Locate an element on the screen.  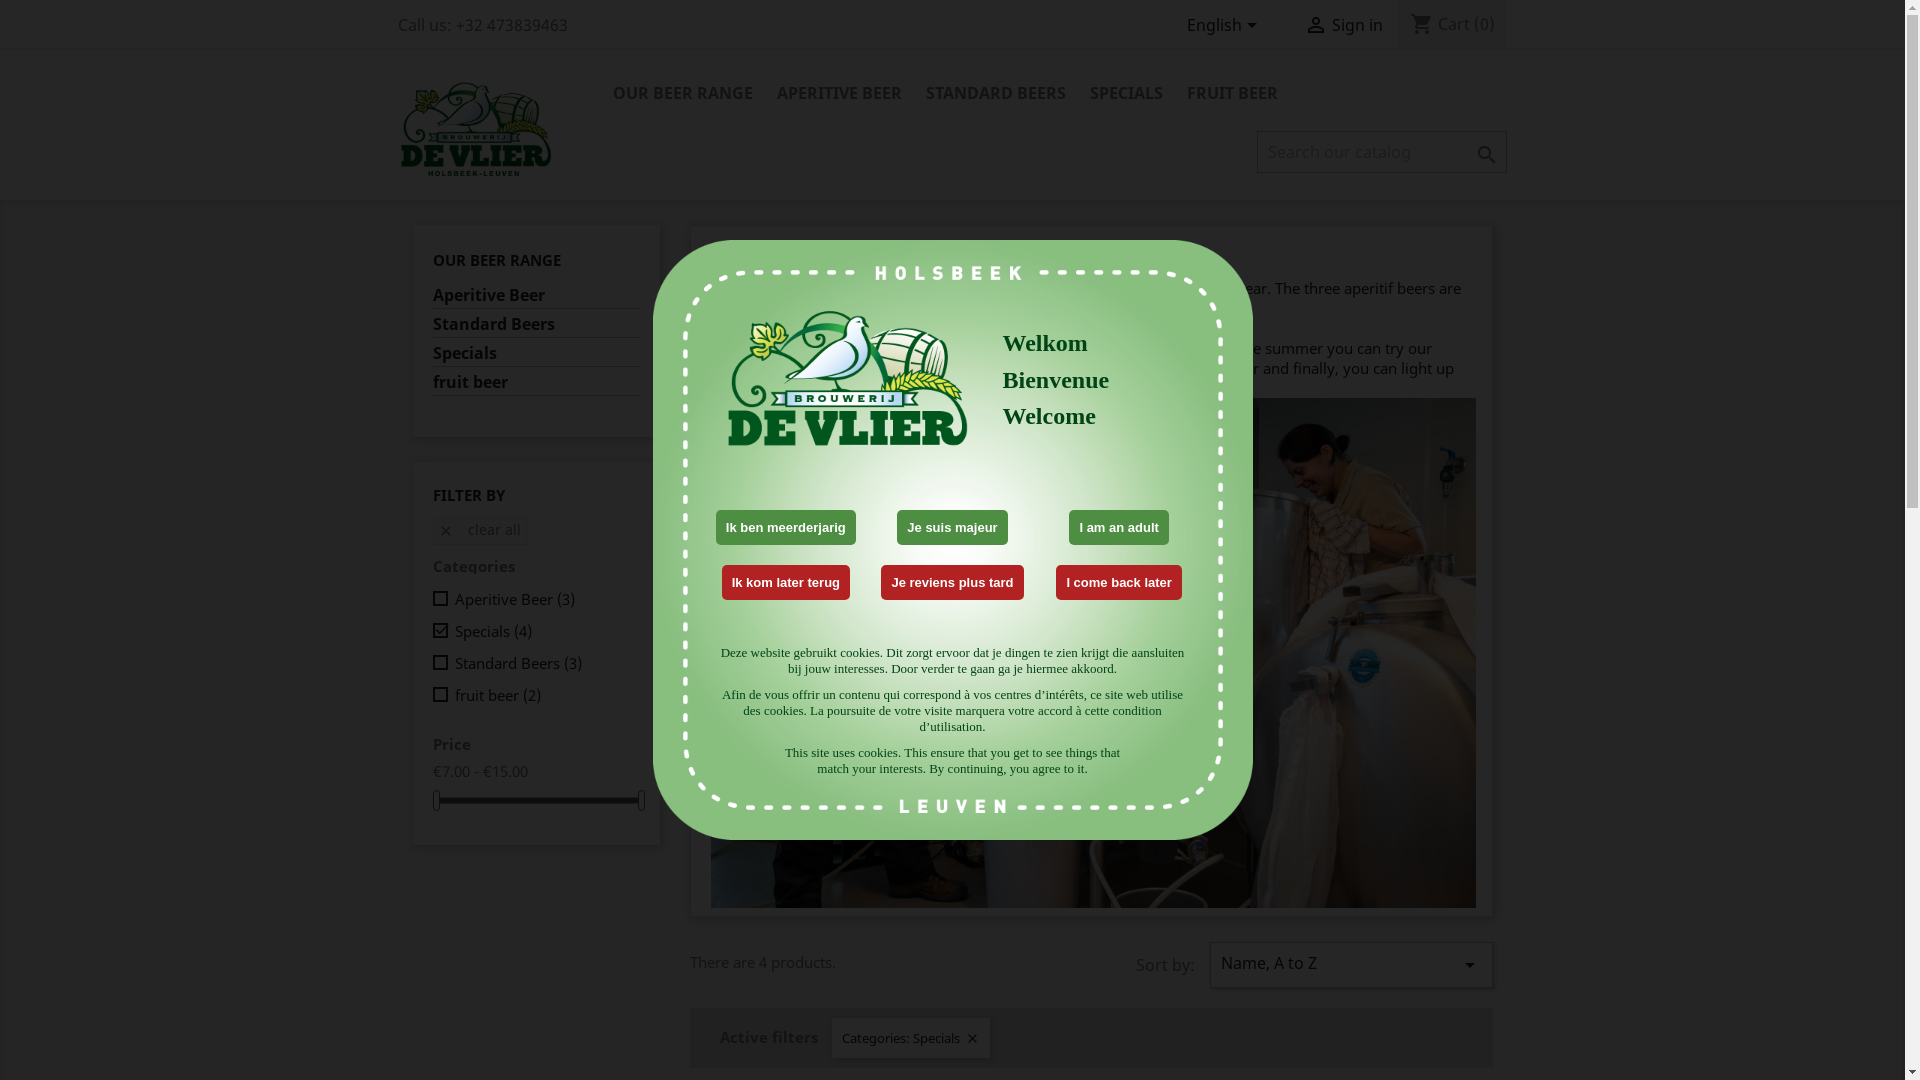
'FRUIT BEER' is located at coordinates (1230, 94).